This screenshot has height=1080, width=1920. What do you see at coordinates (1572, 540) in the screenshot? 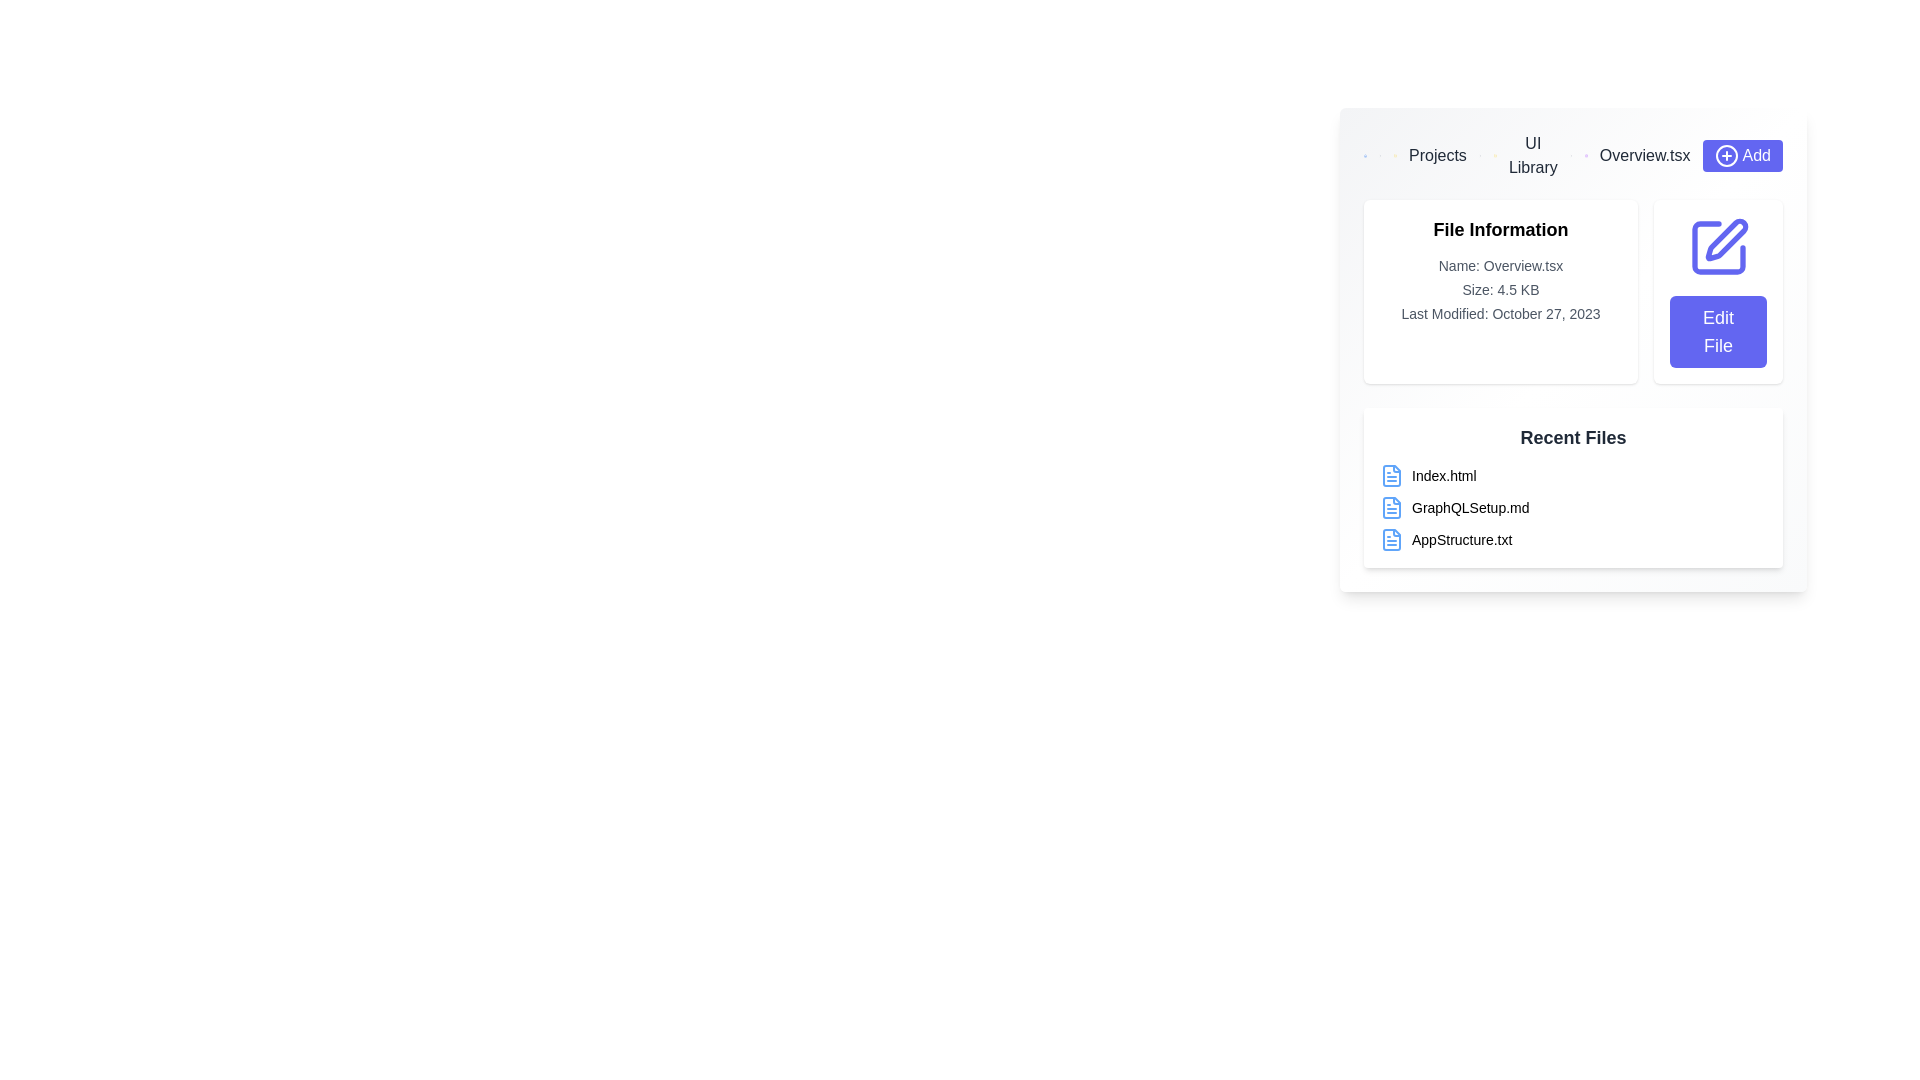
I see `the file entry titled 'AppStructure.txt' located at the bottom of the vertical list` at bounding box center [1572, 540].